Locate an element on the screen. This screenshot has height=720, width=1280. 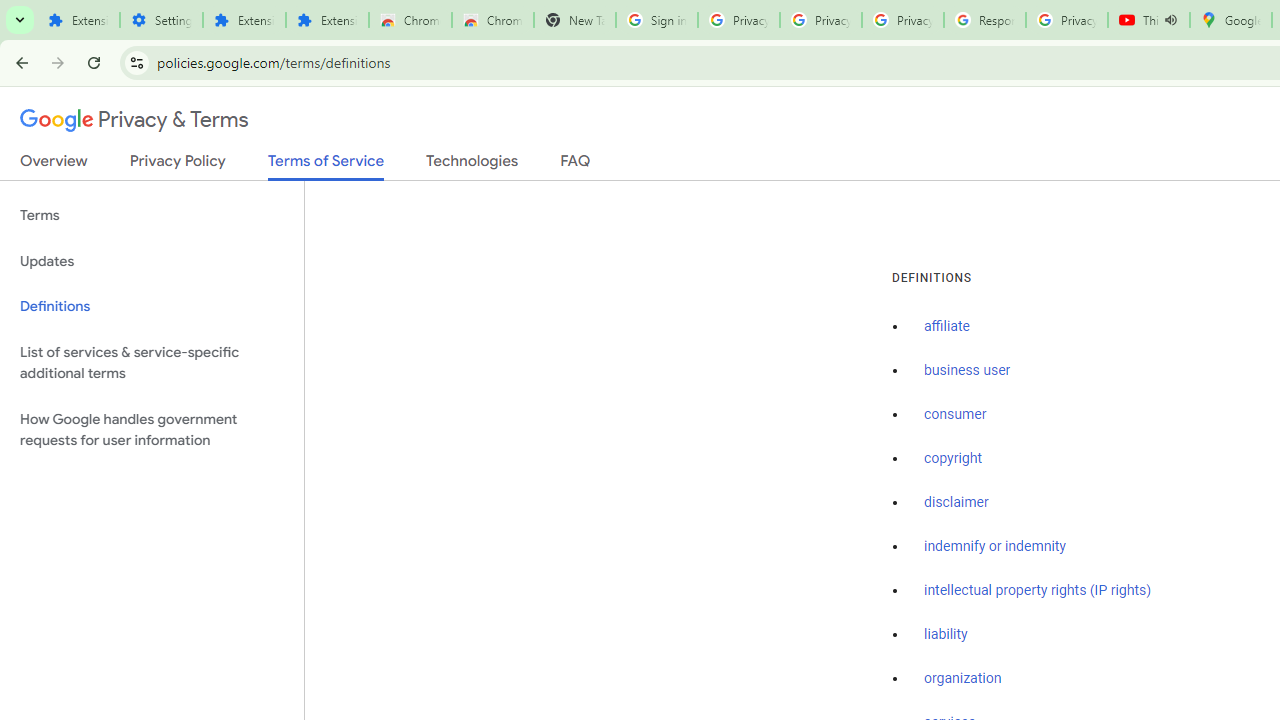
'Sign in - Google Accounts' is located at coordinates (656, 20).